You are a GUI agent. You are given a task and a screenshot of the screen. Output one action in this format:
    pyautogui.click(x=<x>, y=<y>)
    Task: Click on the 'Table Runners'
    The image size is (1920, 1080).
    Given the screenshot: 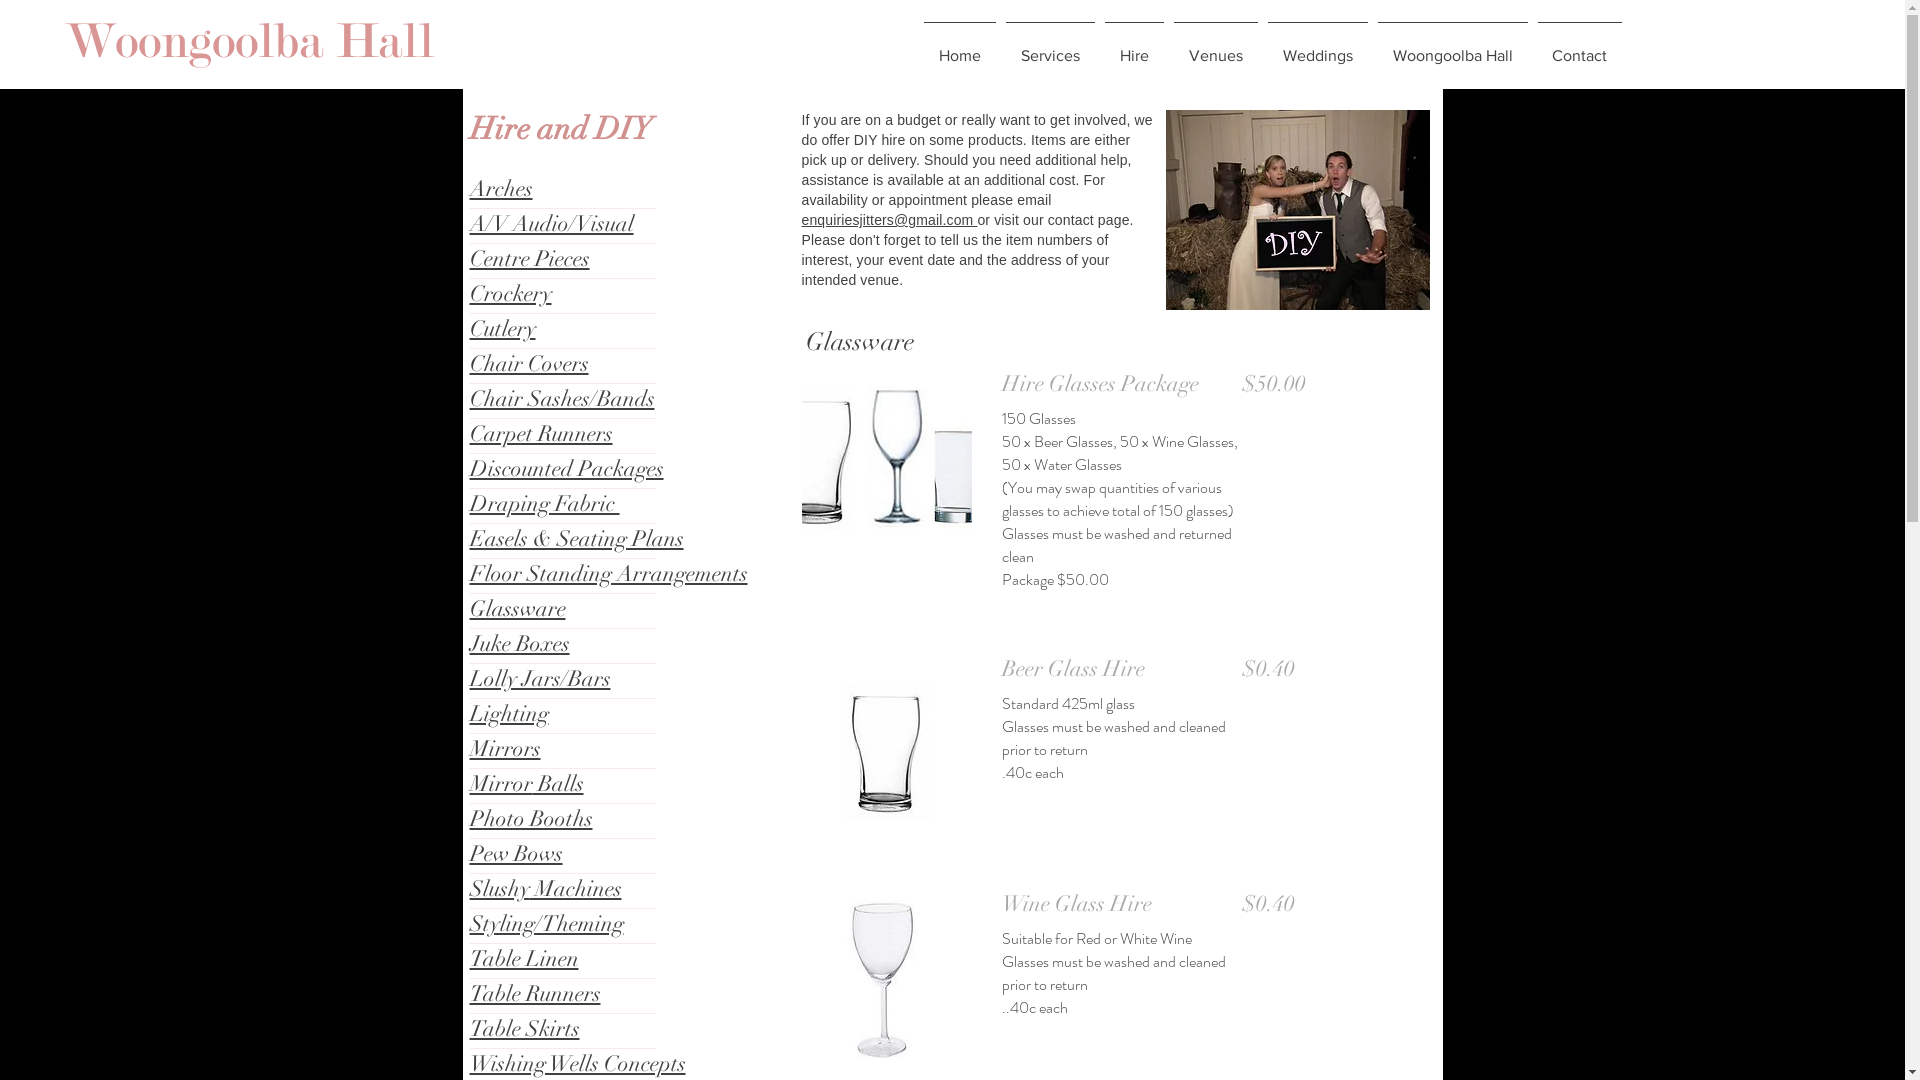 What is the action you would take?
    pyautogui.click(x=469, y=993)
    